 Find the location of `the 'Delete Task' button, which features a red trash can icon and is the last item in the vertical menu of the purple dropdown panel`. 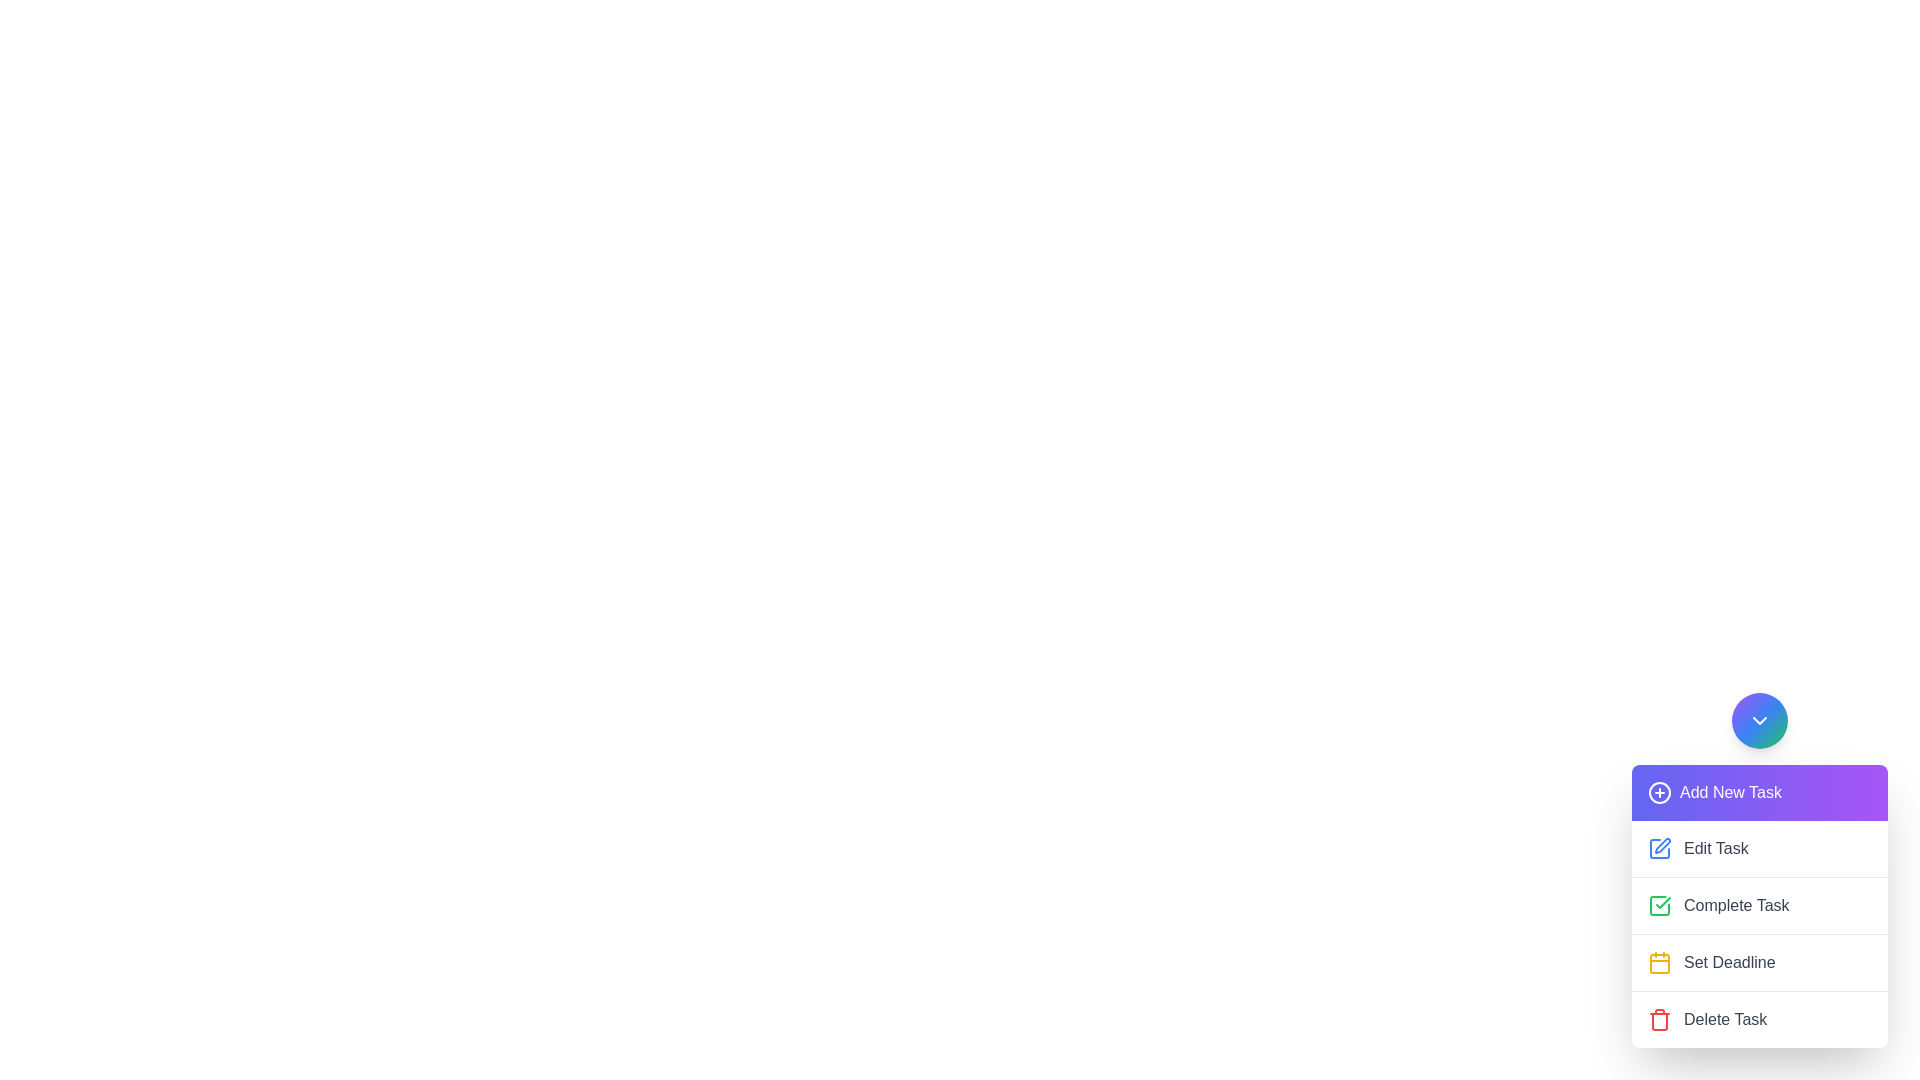

the 'Delete Task' button, which features a red trash can icon and is the last item in the vertical menu of the purple dropdown panel is located at coordinates (1760, 1018).